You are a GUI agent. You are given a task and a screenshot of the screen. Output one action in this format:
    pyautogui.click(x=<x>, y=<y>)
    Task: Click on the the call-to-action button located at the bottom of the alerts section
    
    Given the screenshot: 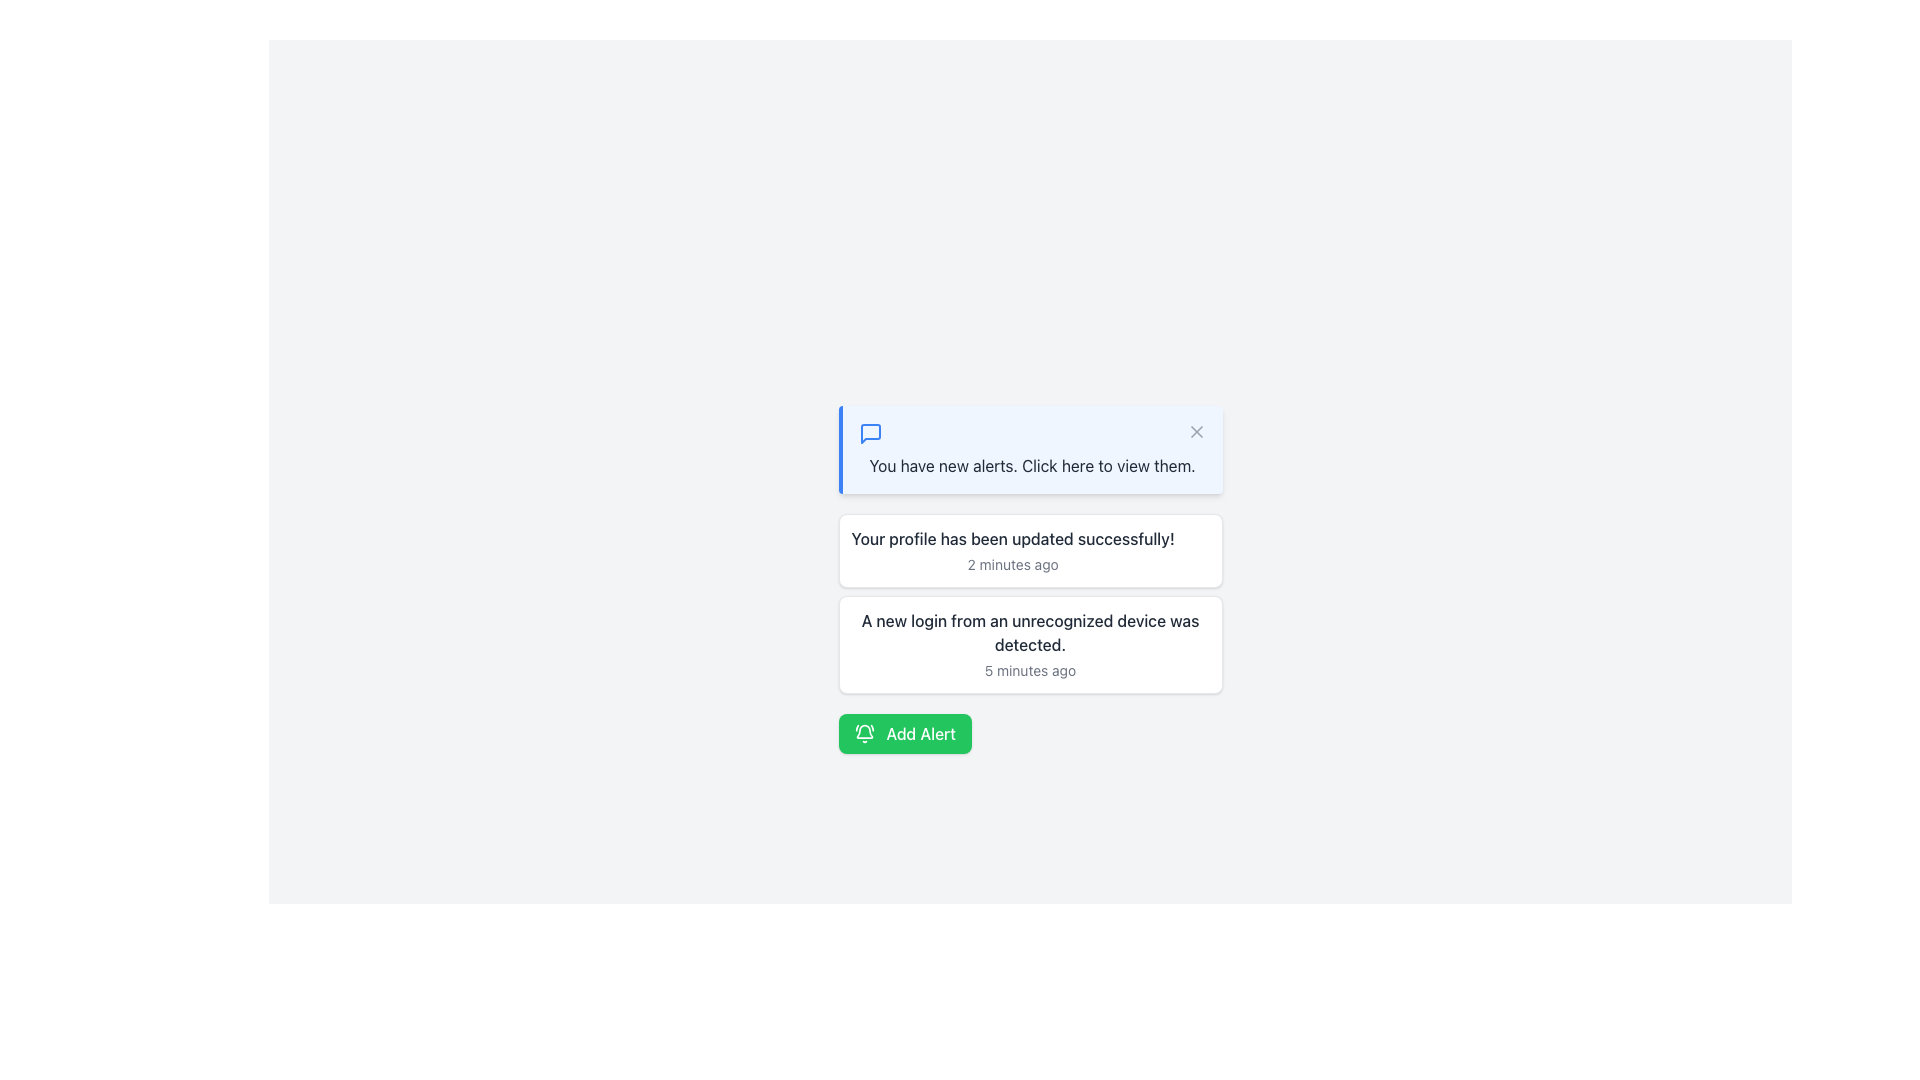 What is the action you would take?
    pyautogui.click(x=904, y=733)
    